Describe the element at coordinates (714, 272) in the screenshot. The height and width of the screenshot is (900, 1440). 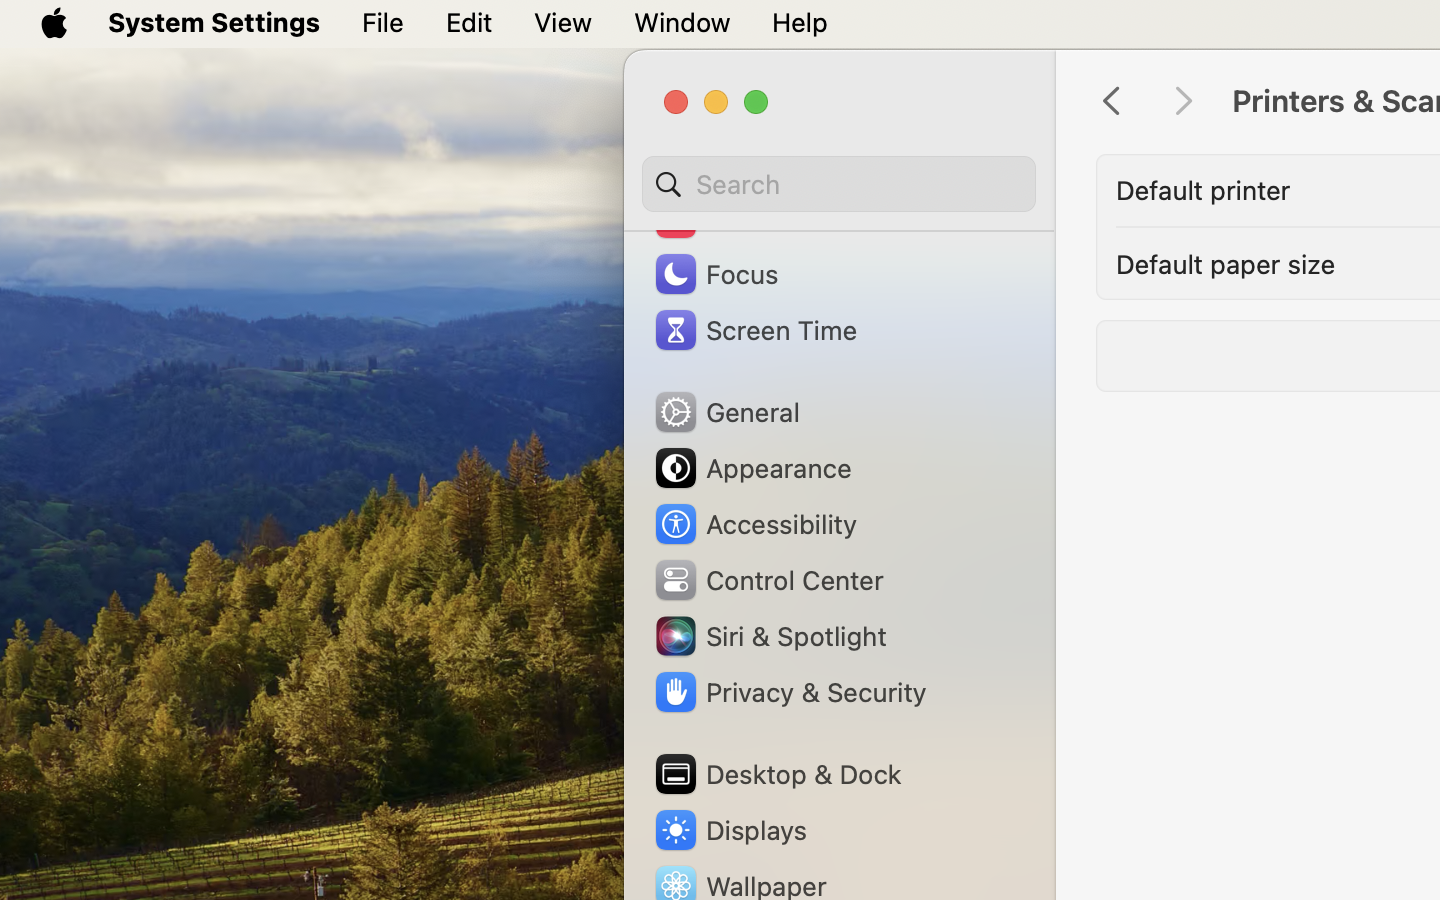
I see `'Focus'` at that location.